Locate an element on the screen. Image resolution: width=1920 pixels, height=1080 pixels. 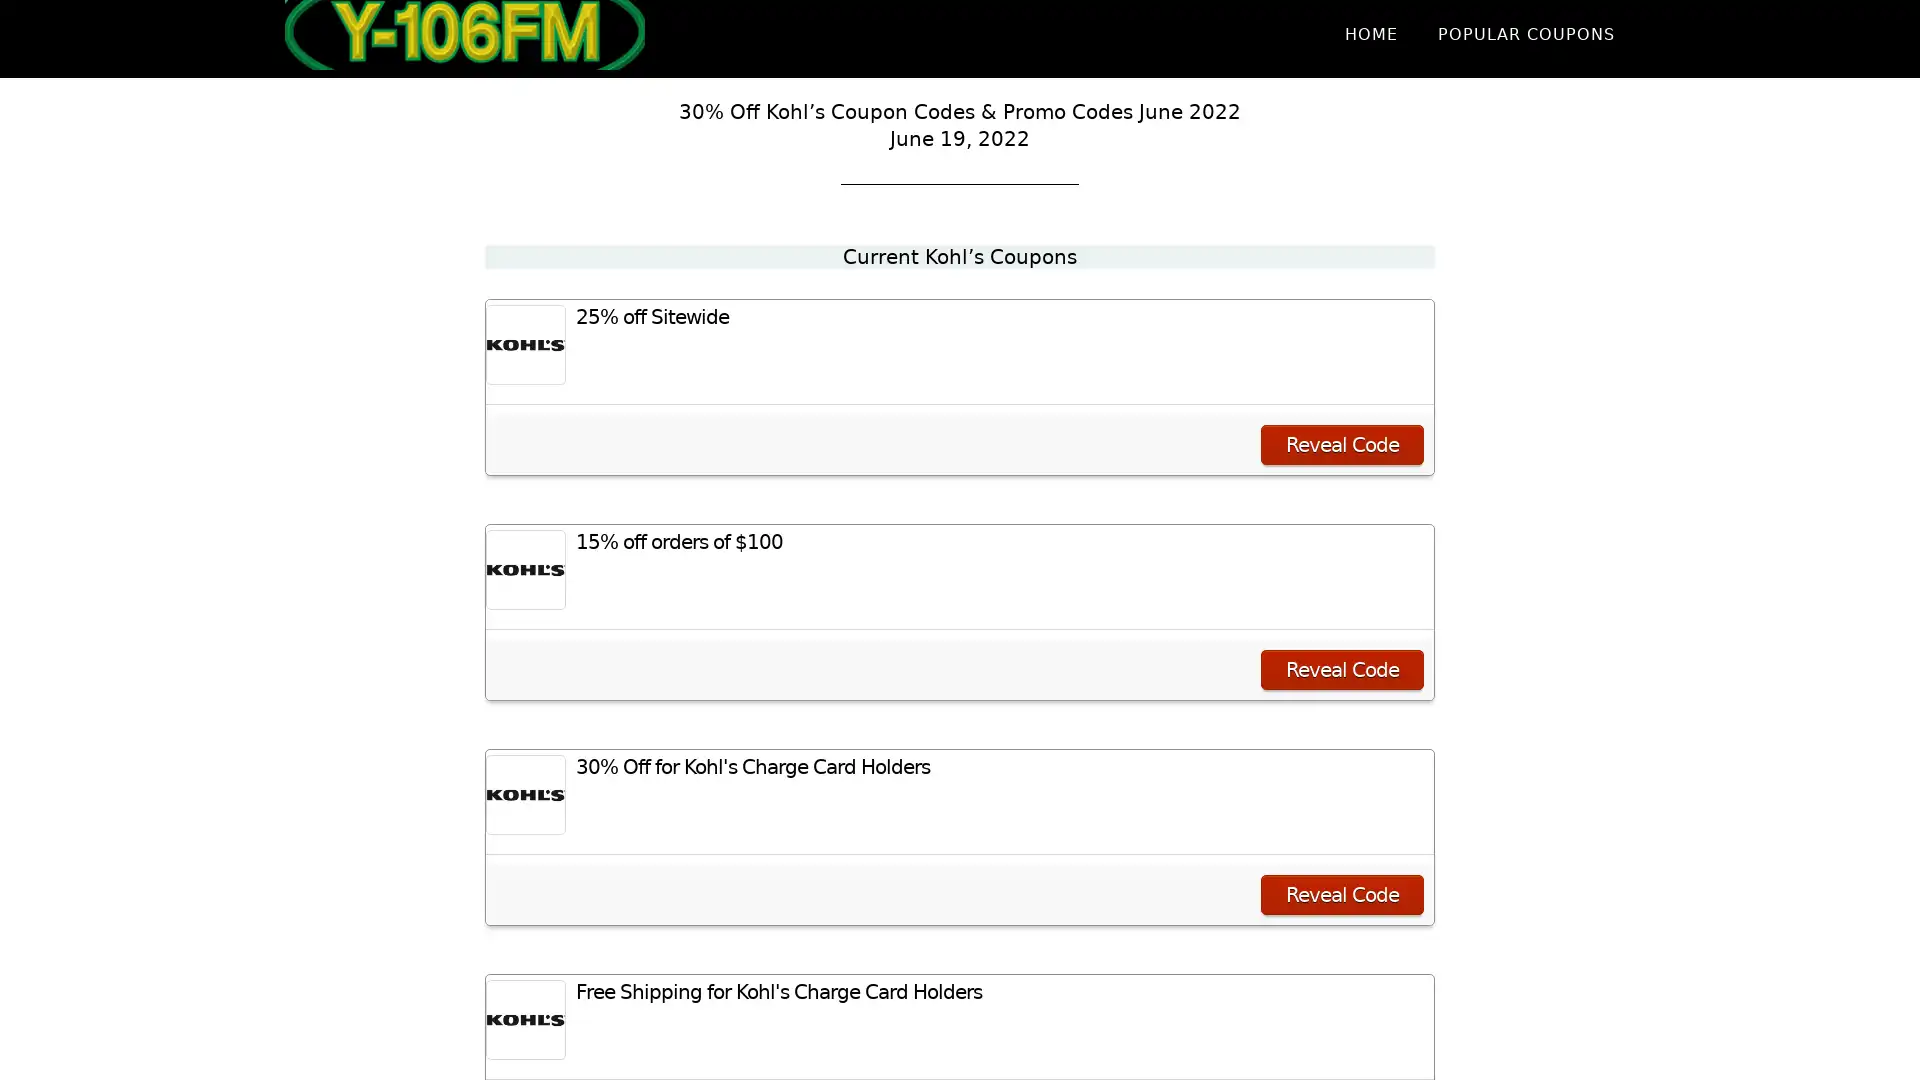
Reveal Code is located at coordinates (1342, 893).